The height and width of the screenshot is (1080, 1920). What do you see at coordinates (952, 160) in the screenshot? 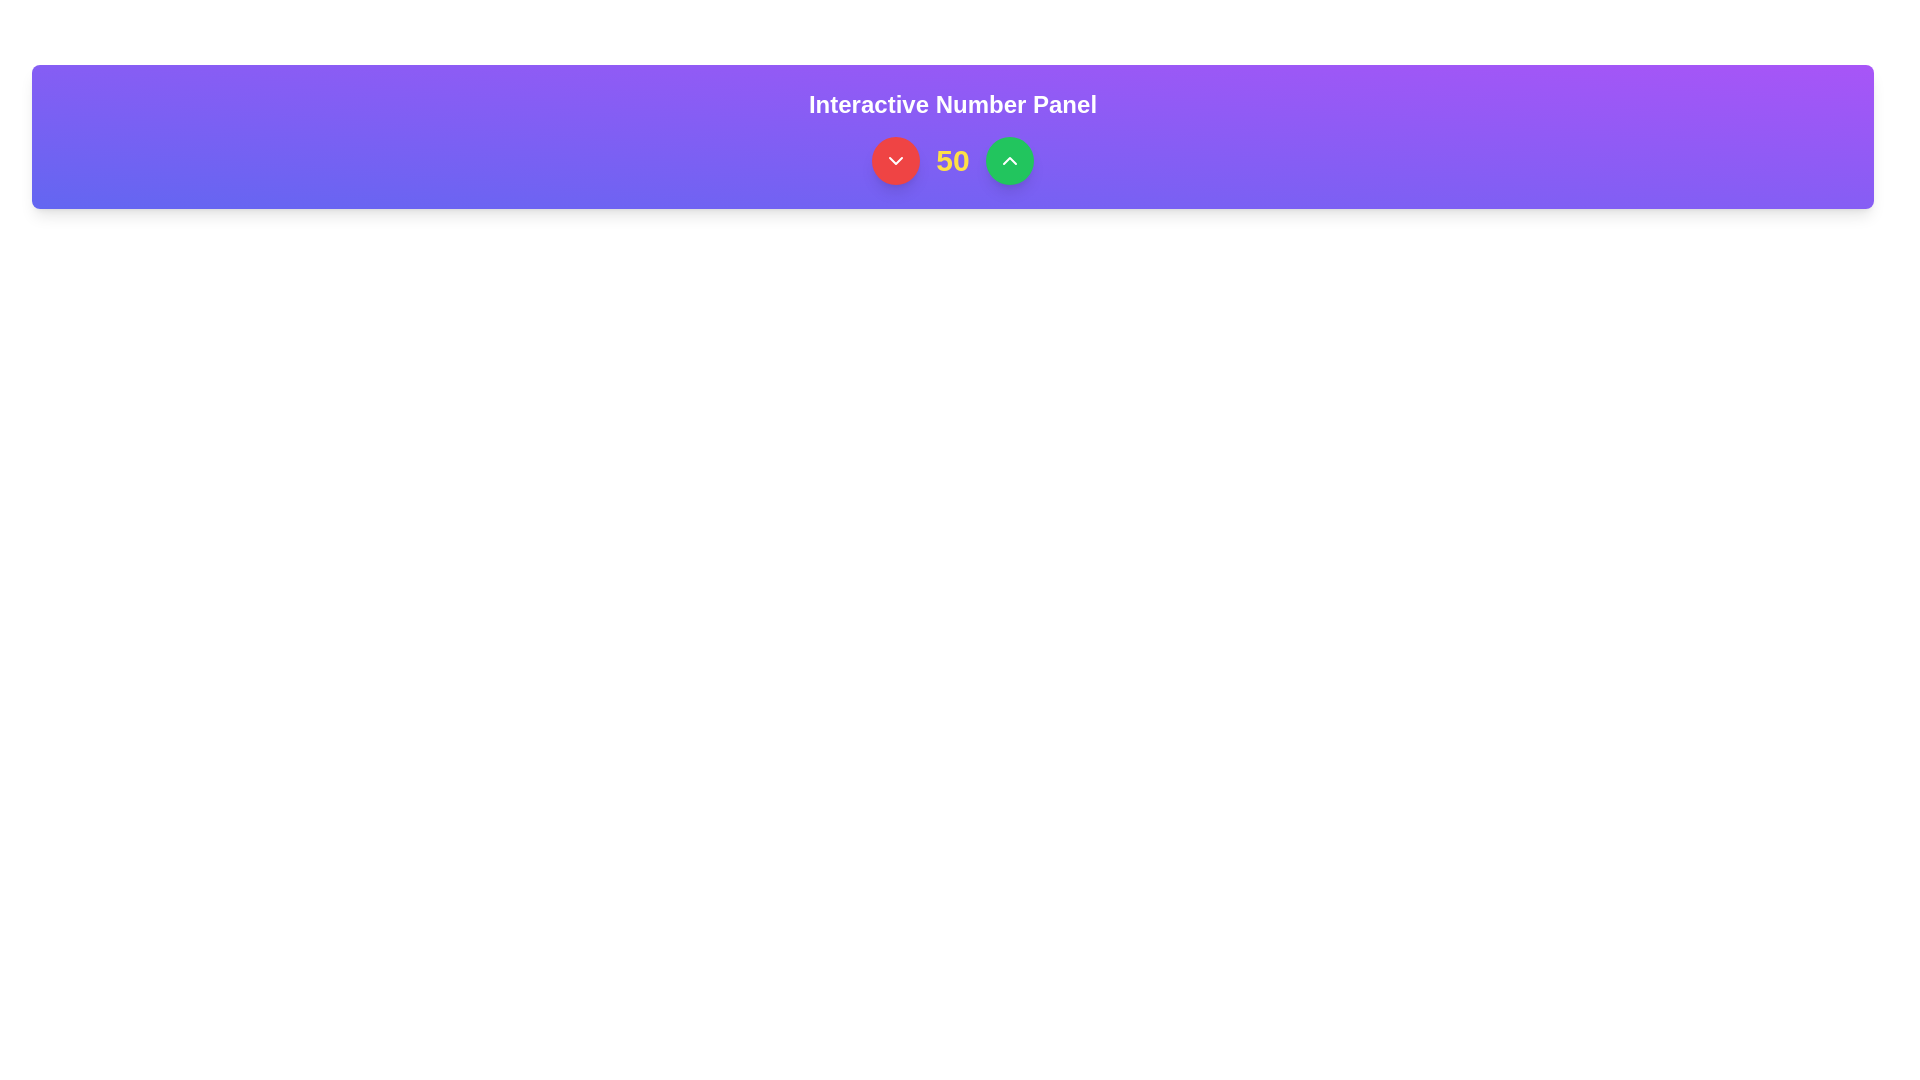
I see `the static text element displaying the numeric value '50', which is prominently styled in yellow on a purple background and is centrally aligned amidst adjacent circular buttons` at bounding box center [952, 160].